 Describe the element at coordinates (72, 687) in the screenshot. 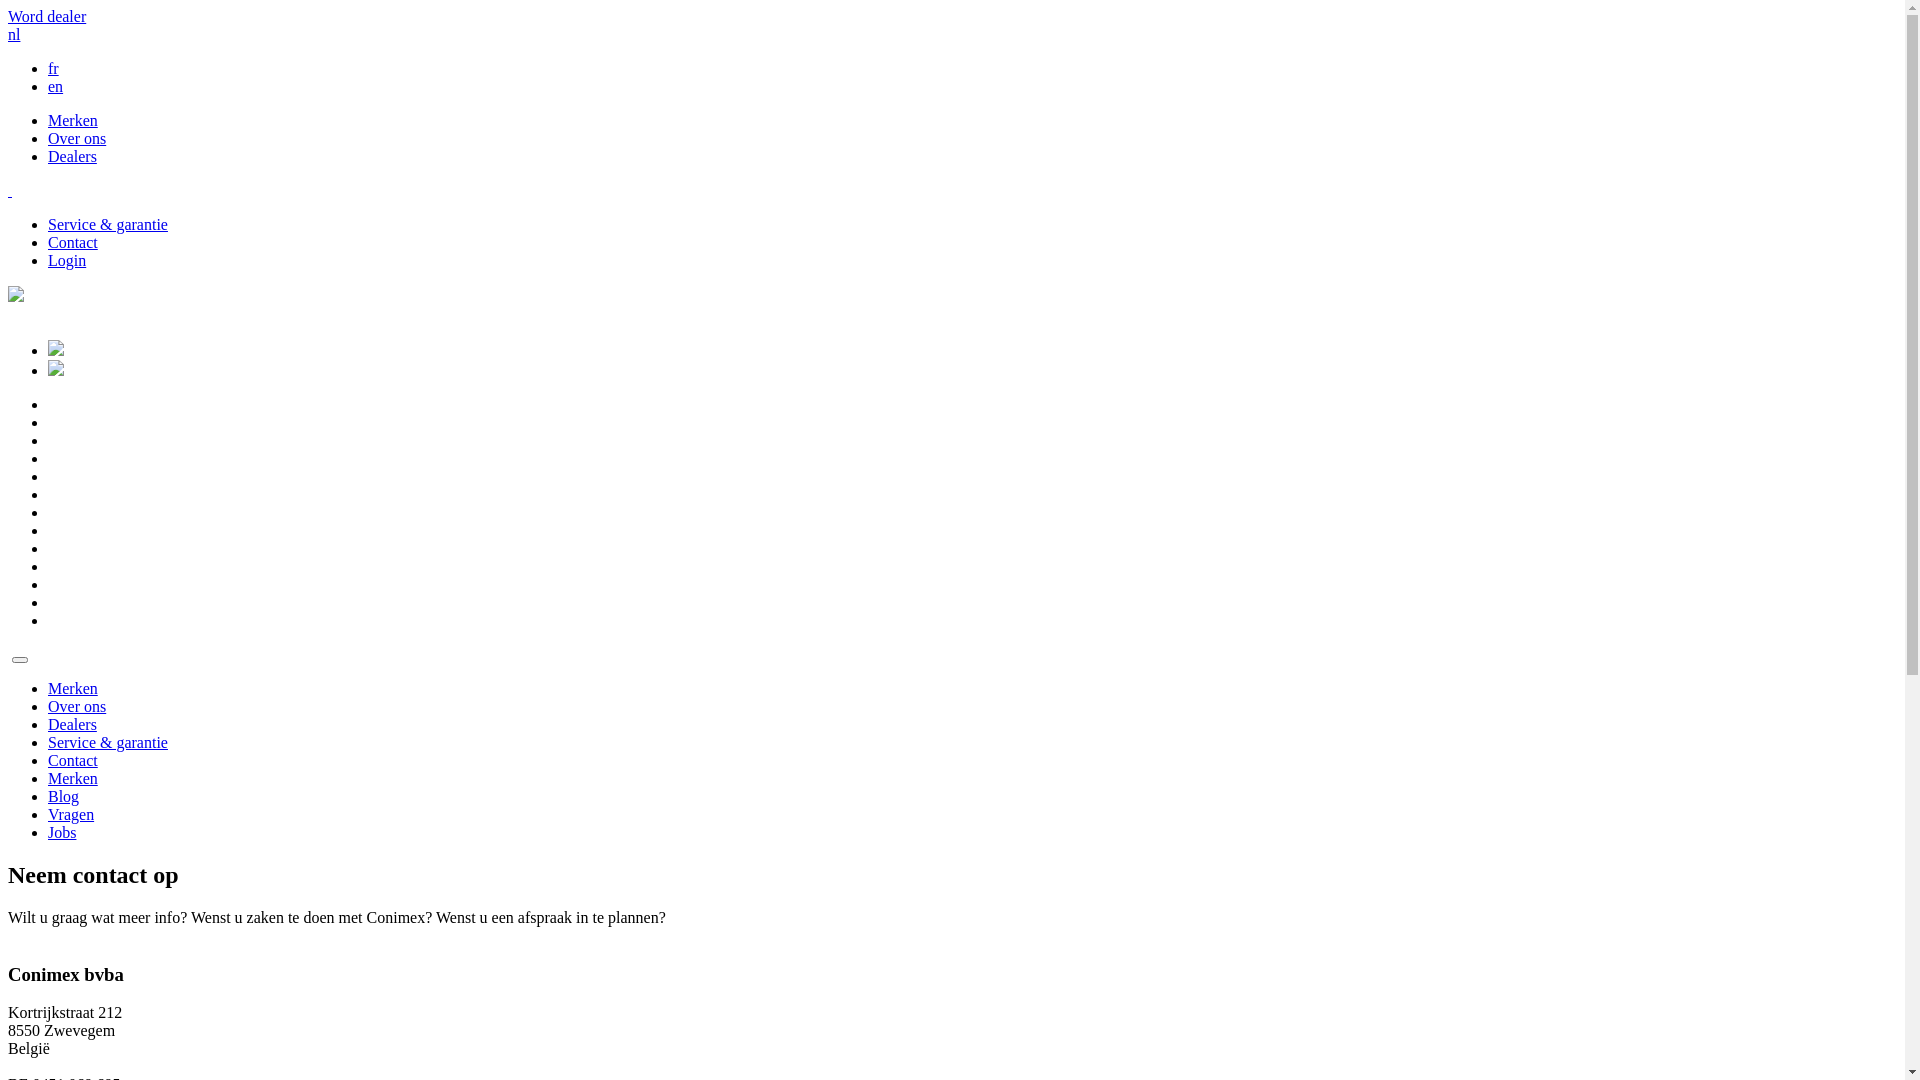

I see `'Merken'` at that location.